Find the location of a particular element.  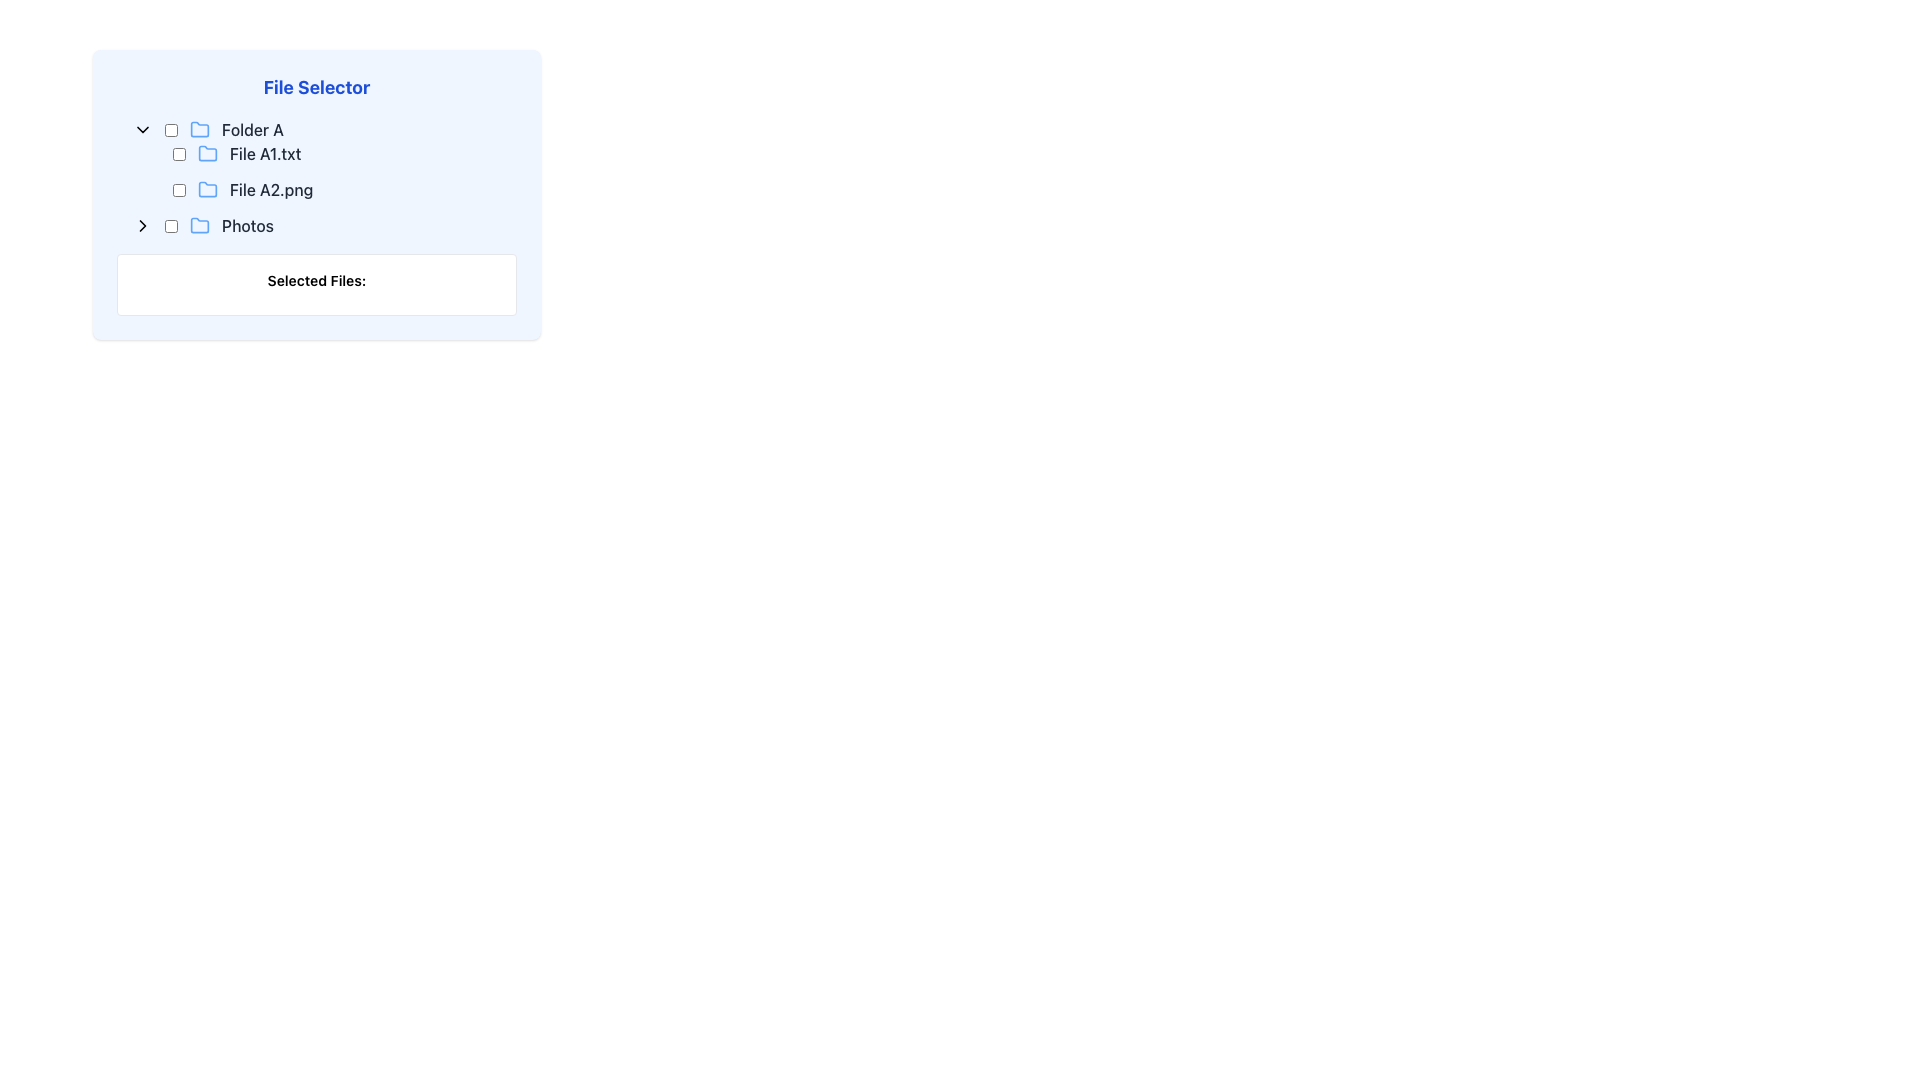

the text label that serves as the name for a file in the file selector interface, located to the right of the checkbox and folder icon is located at coordinates (270, 189).